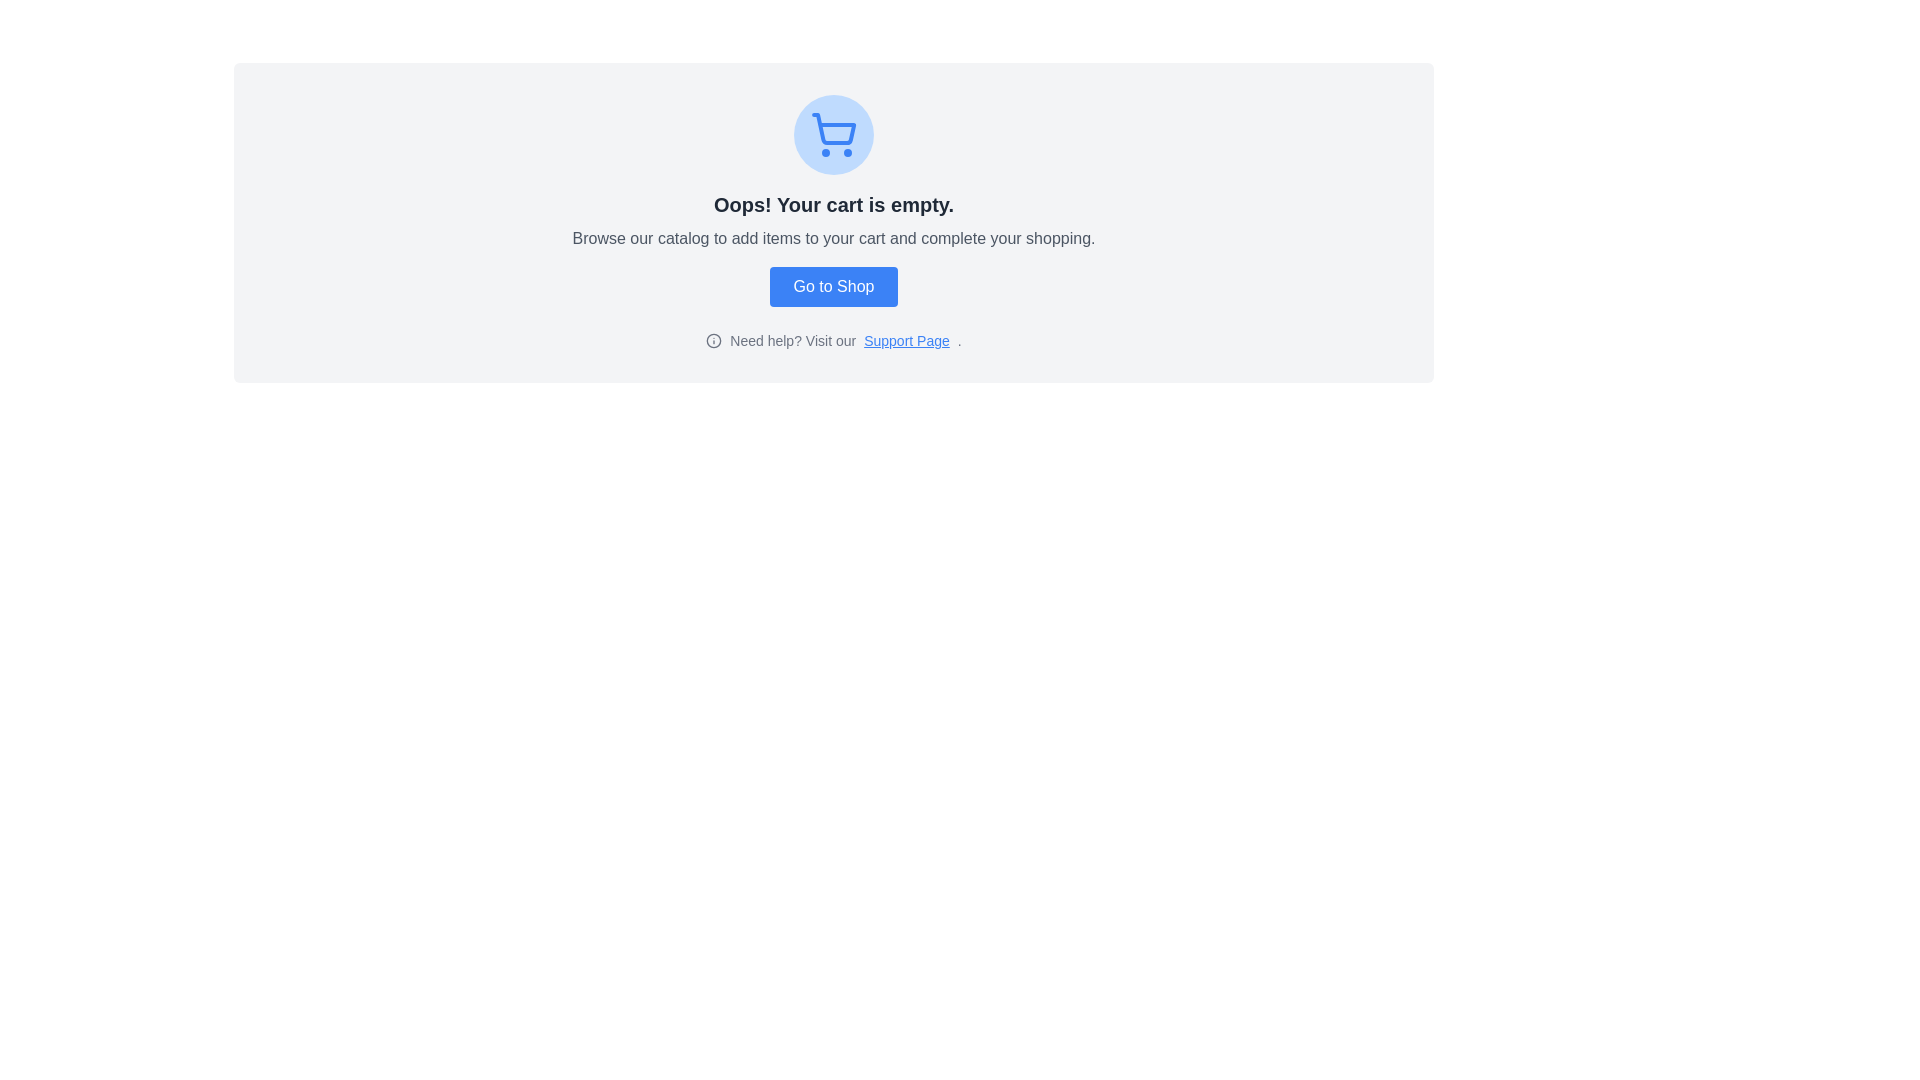 This screenshot has width=1920, height=1080. What do you see at coordinates (834, 238) in the screenshot?
I see `the informative Text Label that prompts users to browse the catalog, positioned below the title 'Oops! Your cart is empty.' and above the 'Go to Shop' button` at bounding box center [834, 238].